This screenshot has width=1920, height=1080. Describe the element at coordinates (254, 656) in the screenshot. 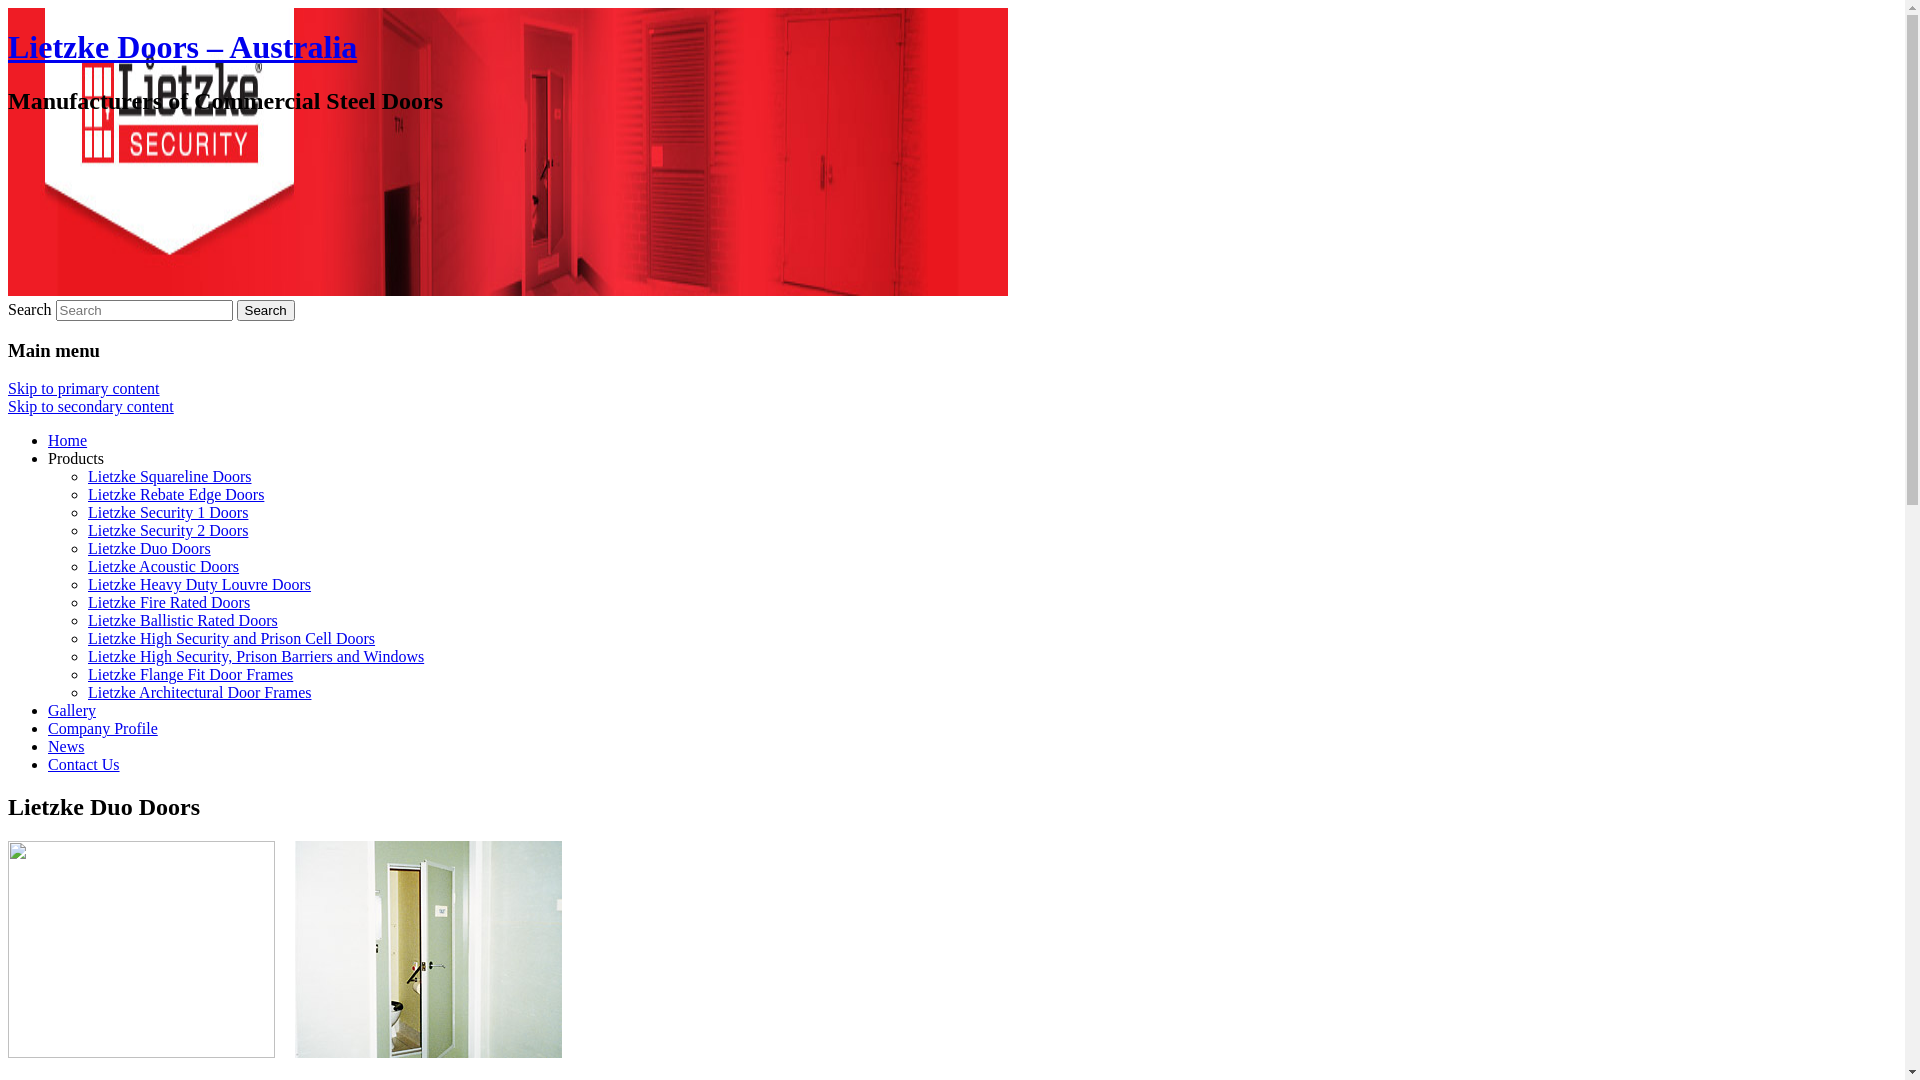

I see `'Lietzke High Security, Prison Barriers and Windows'` at that location.